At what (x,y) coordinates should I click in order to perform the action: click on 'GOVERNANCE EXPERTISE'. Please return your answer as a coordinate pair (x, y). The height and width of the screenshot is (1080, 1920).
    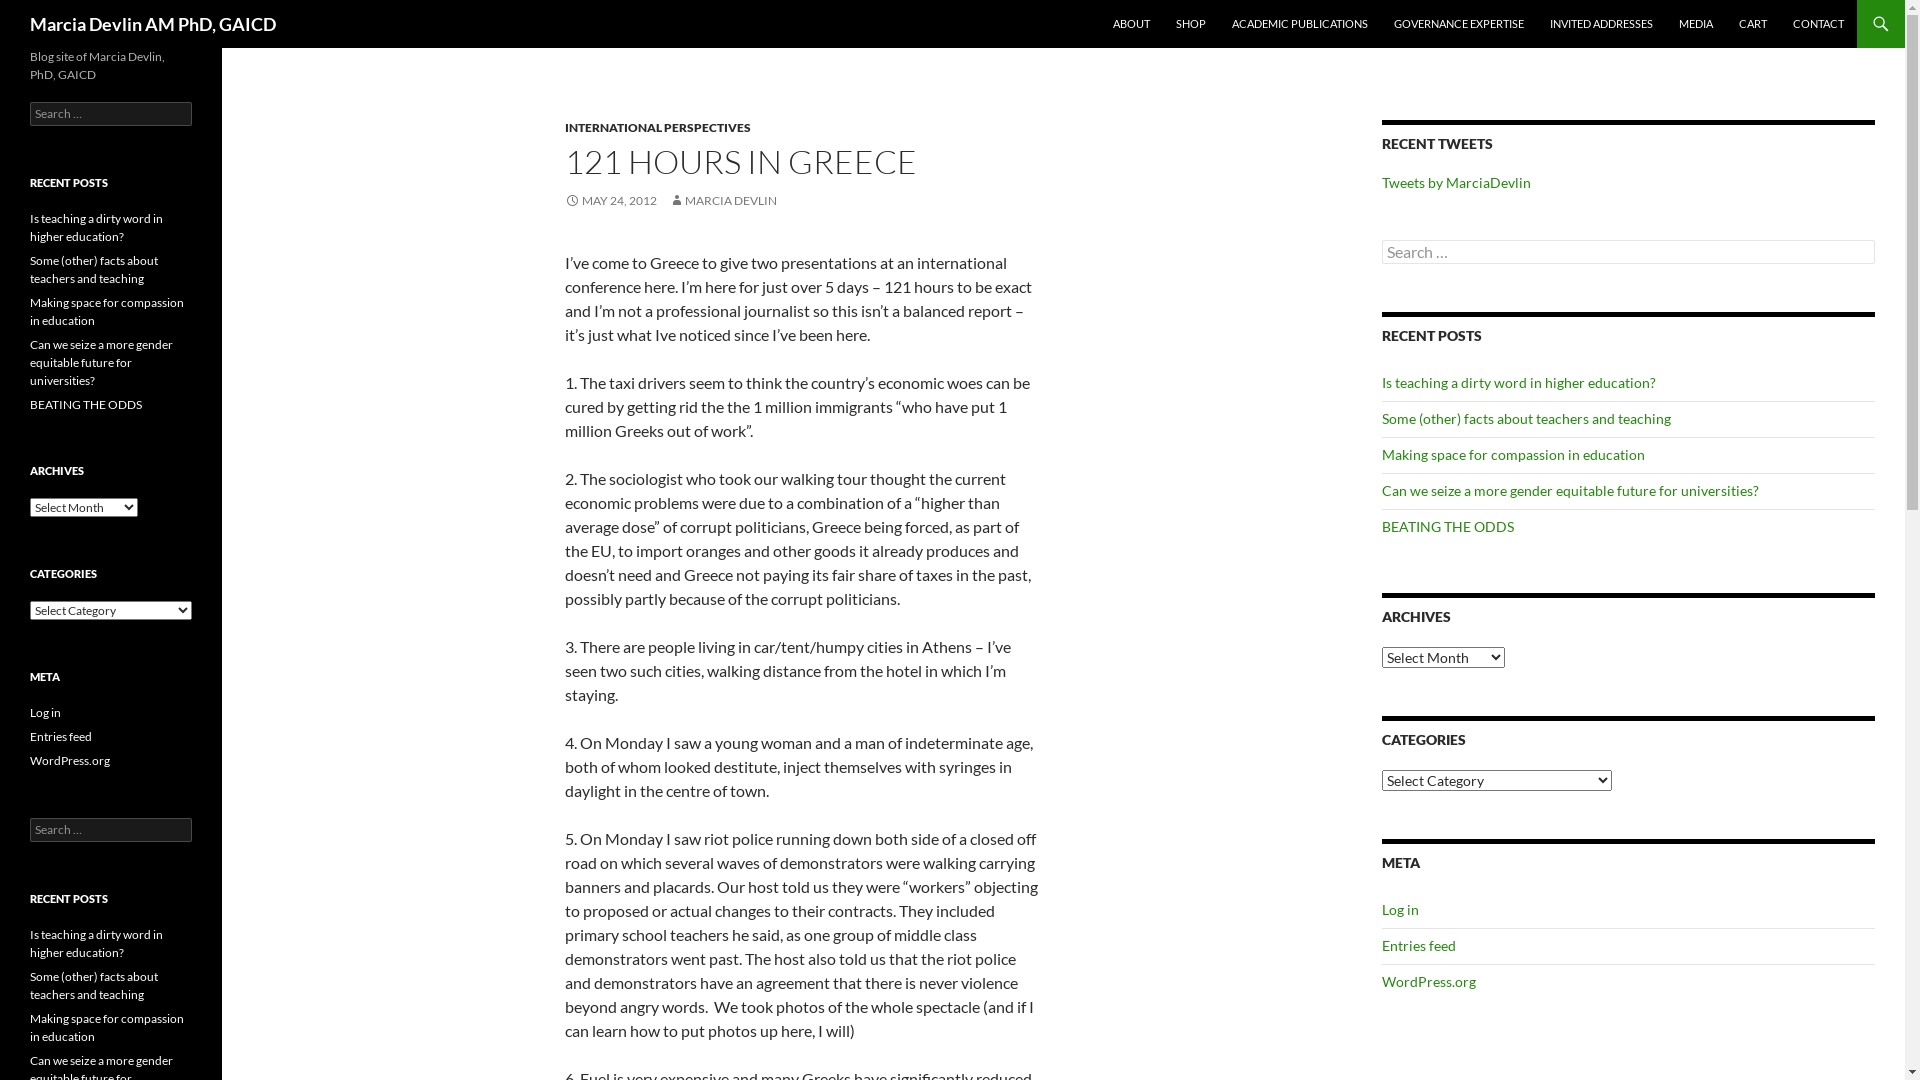
    Looking at the image, I should click on (1381, 23).